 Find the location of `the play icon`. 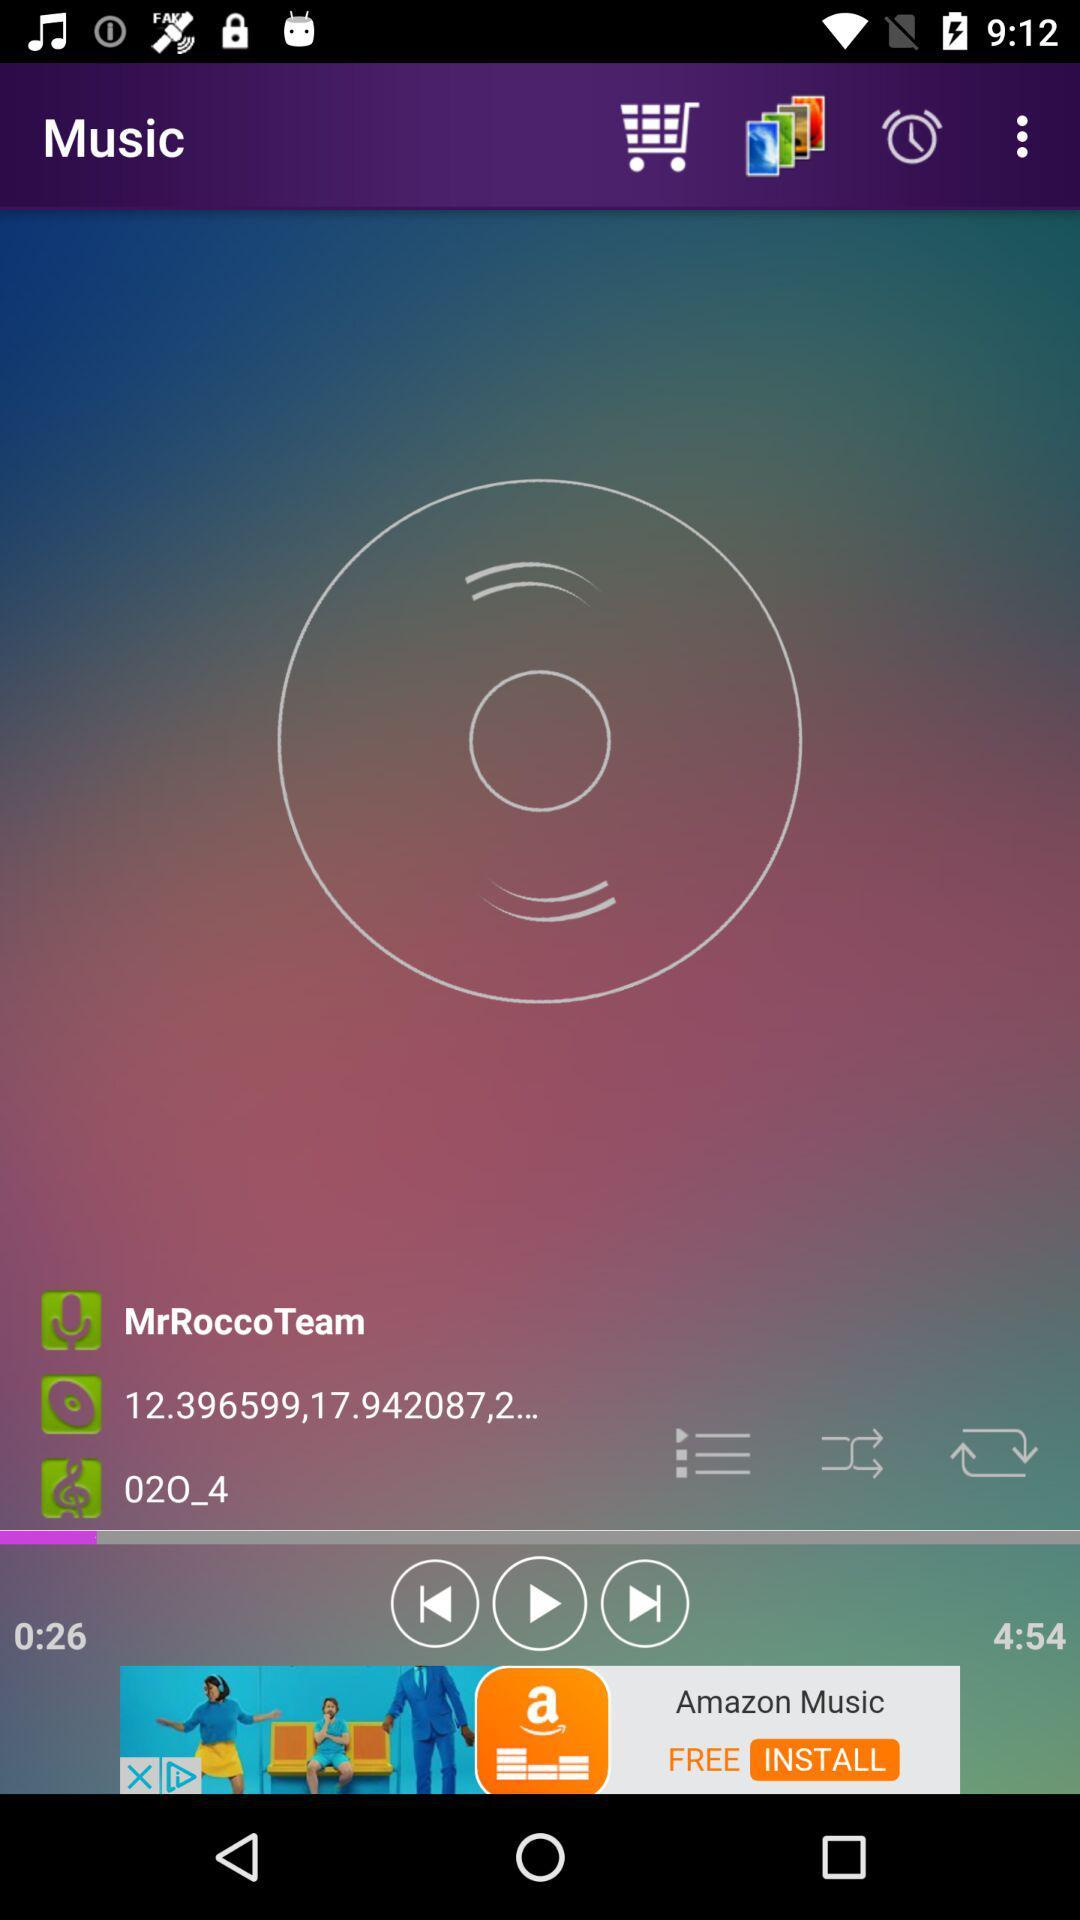

the play icon is located at coordinates (540, 1603).